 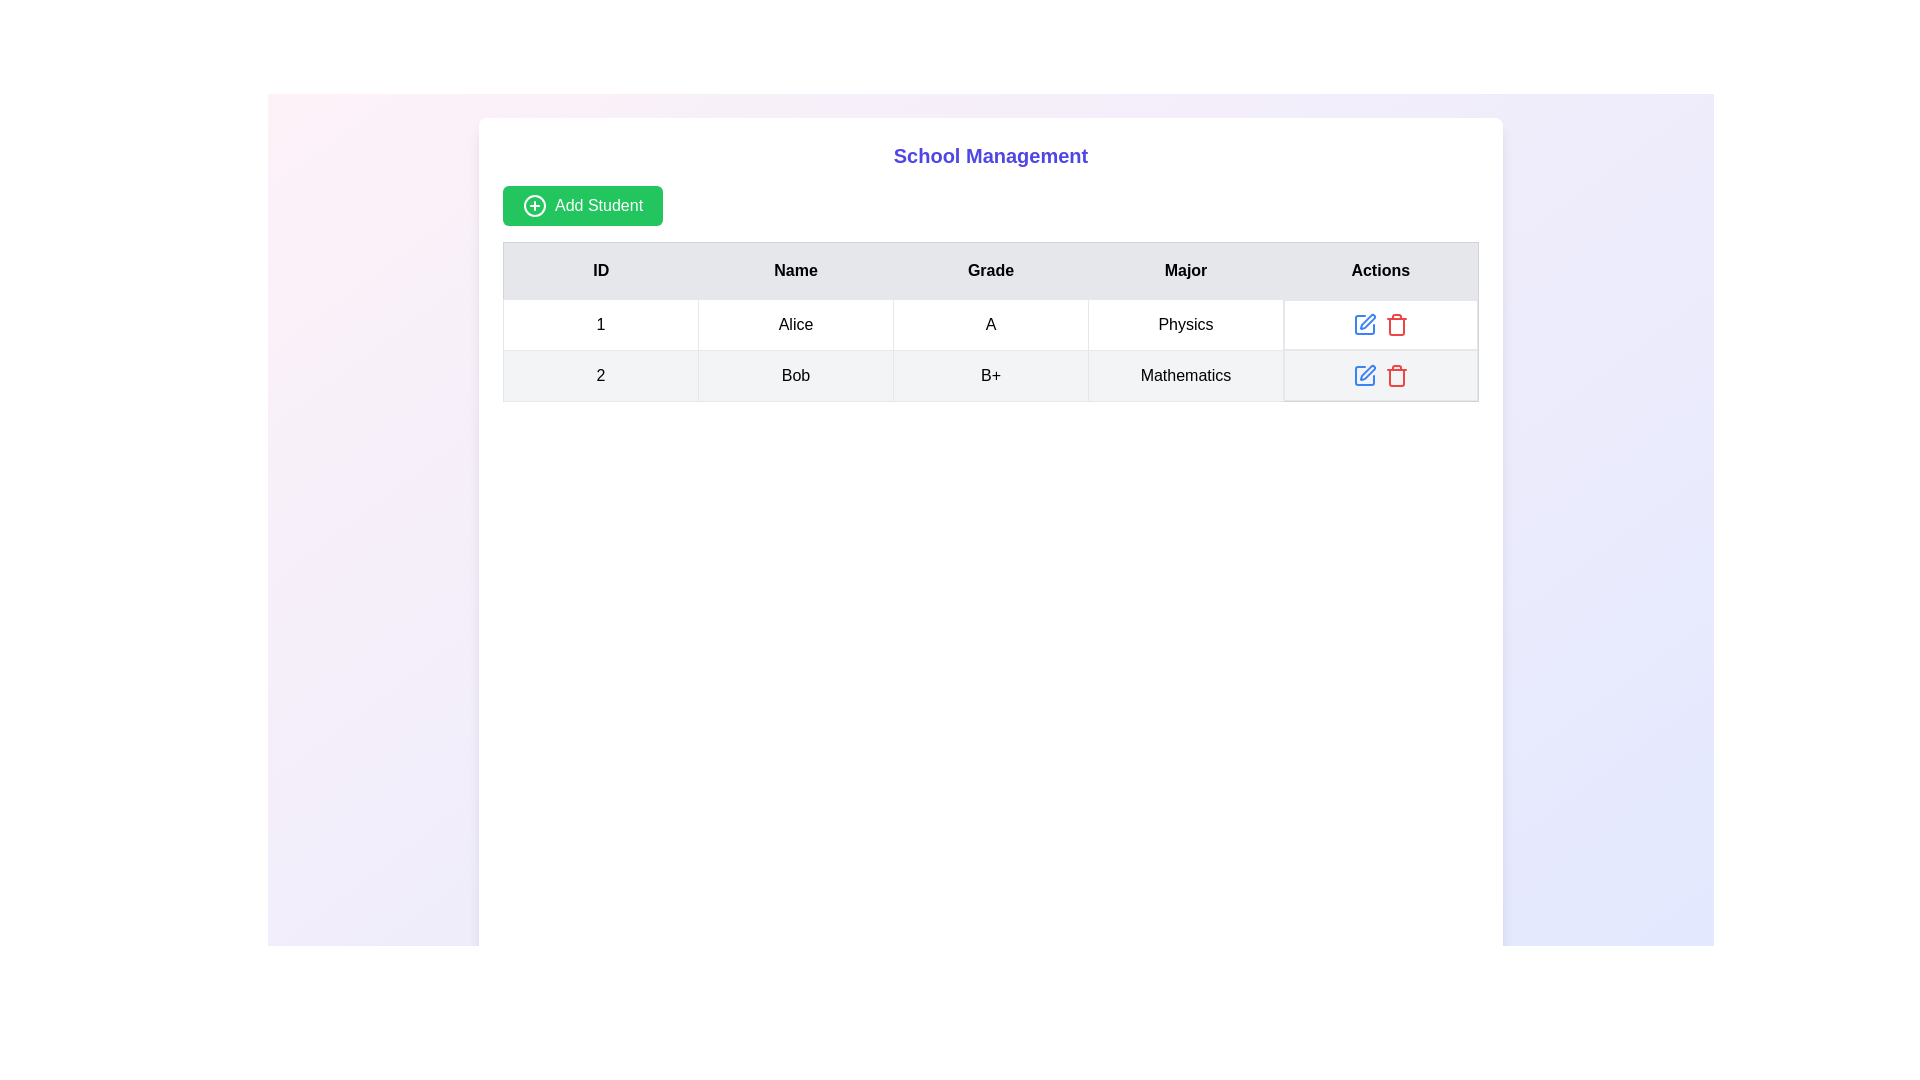 What do you see at coordinates (1363, 323) in the screenshot?
I see `the editable SVG vector graphic button featuring a square outline and pen icon located in the first row of the 'Actions' column` at bounding box center [1363, 323].